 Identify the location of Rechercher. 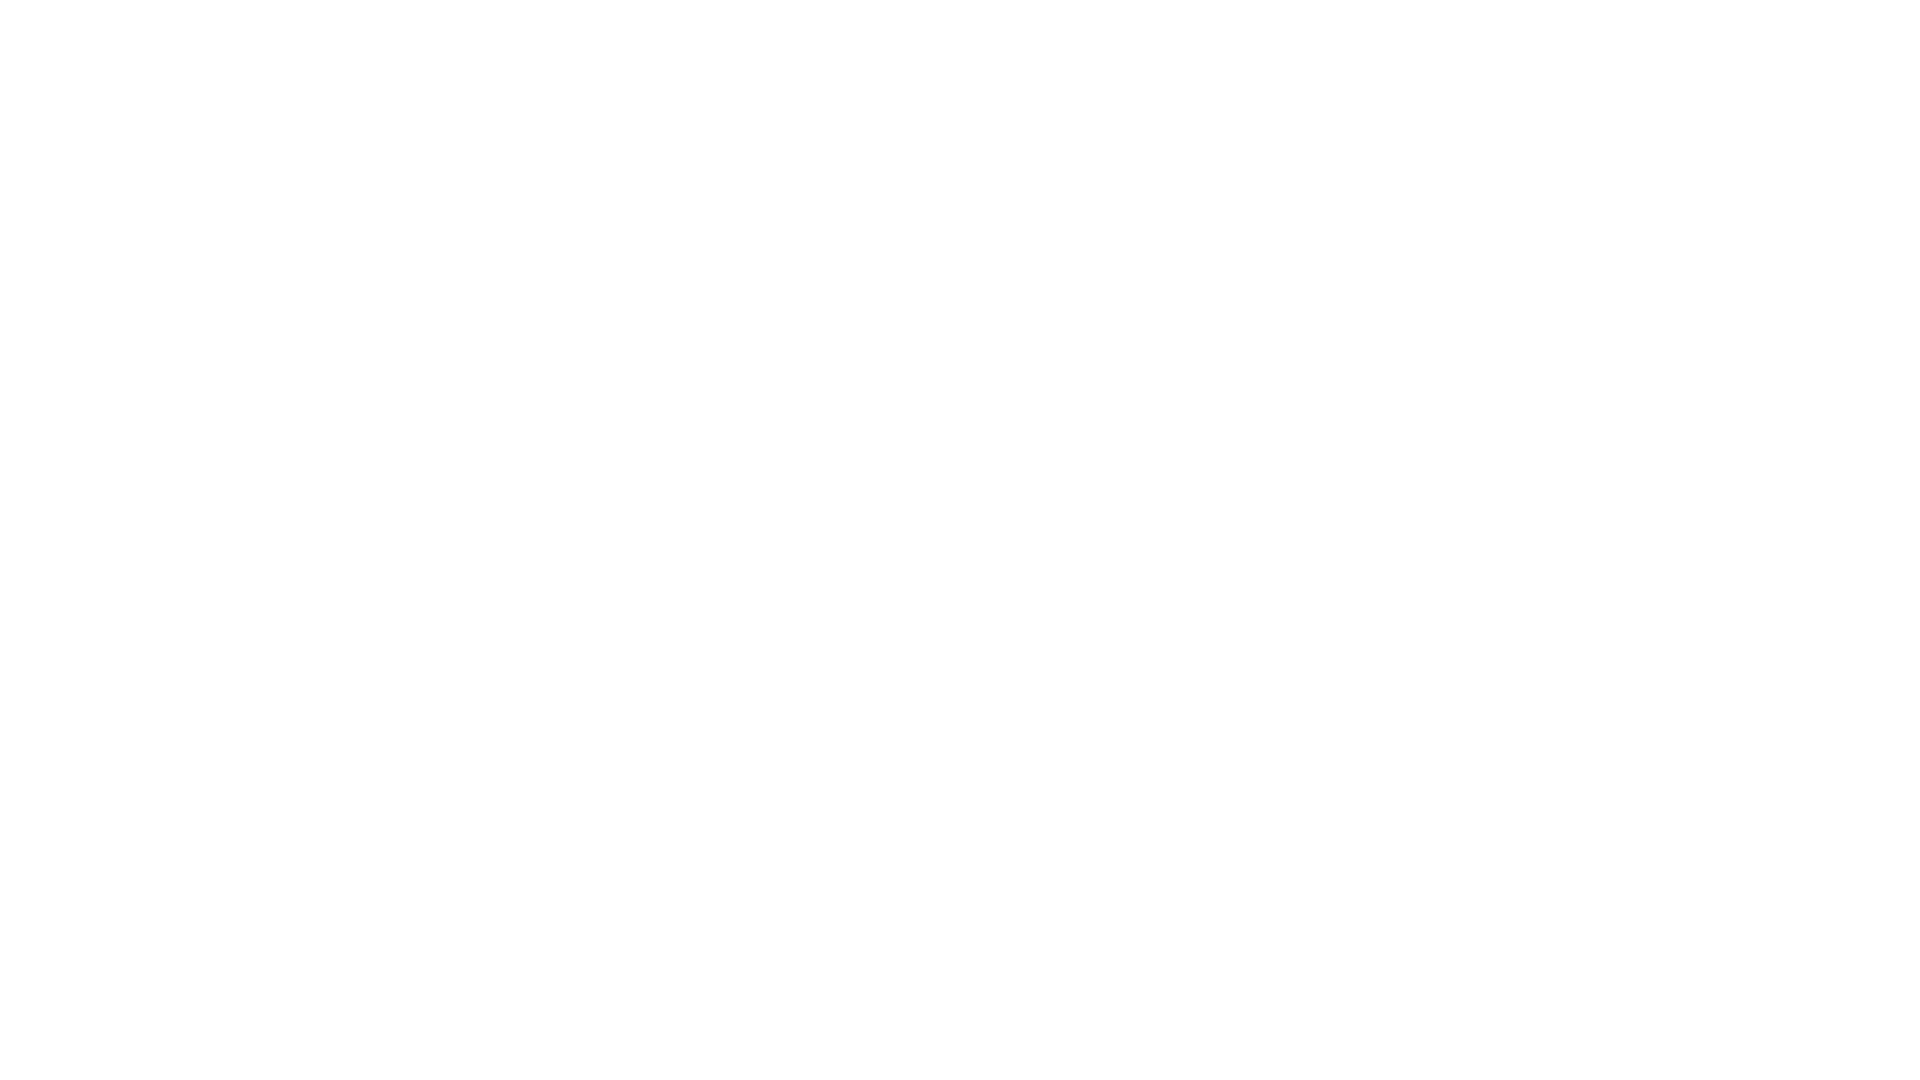
(1403, 170).